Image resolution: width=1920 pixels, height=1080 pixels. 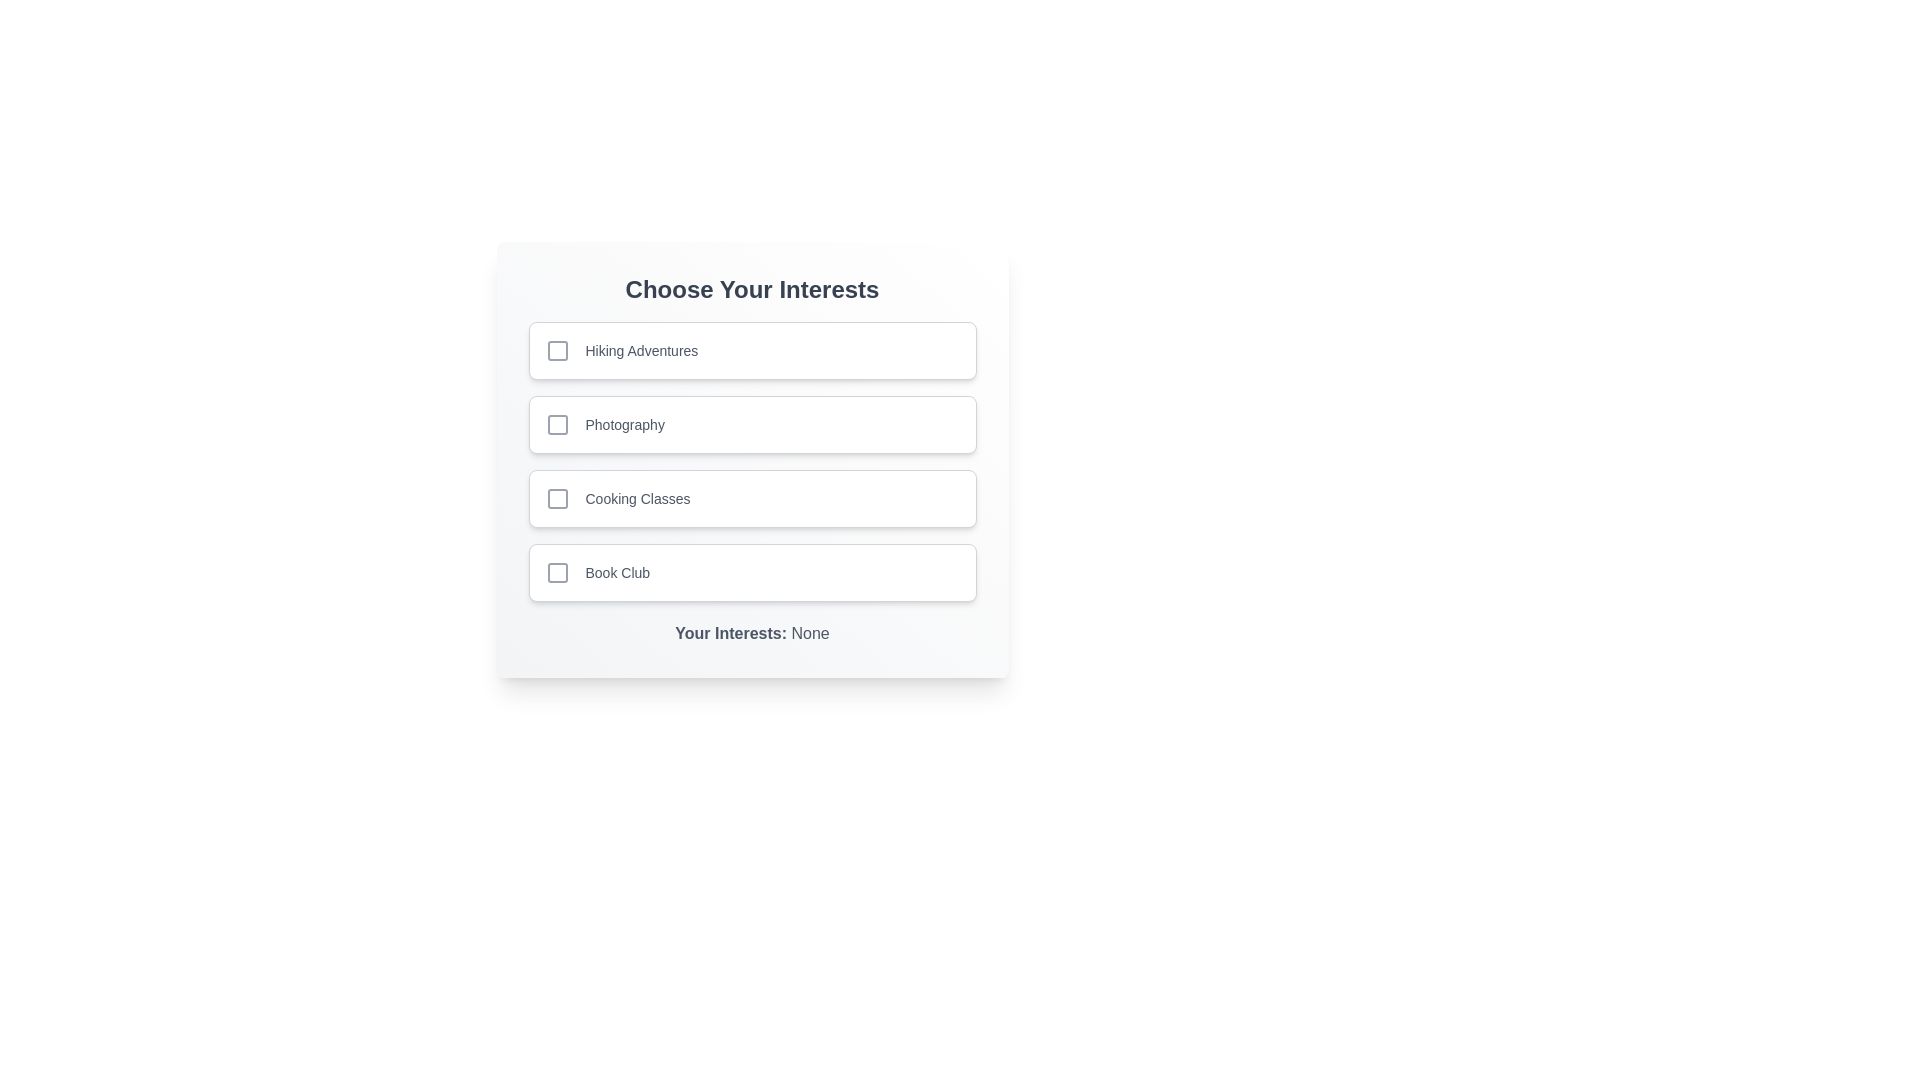 I want to click on the Text Label for the 'Photography' interest category, which provides contextual information and is located between 'Hiking Adventures' and 'Cooking Classes', so click(x=624, y=423).